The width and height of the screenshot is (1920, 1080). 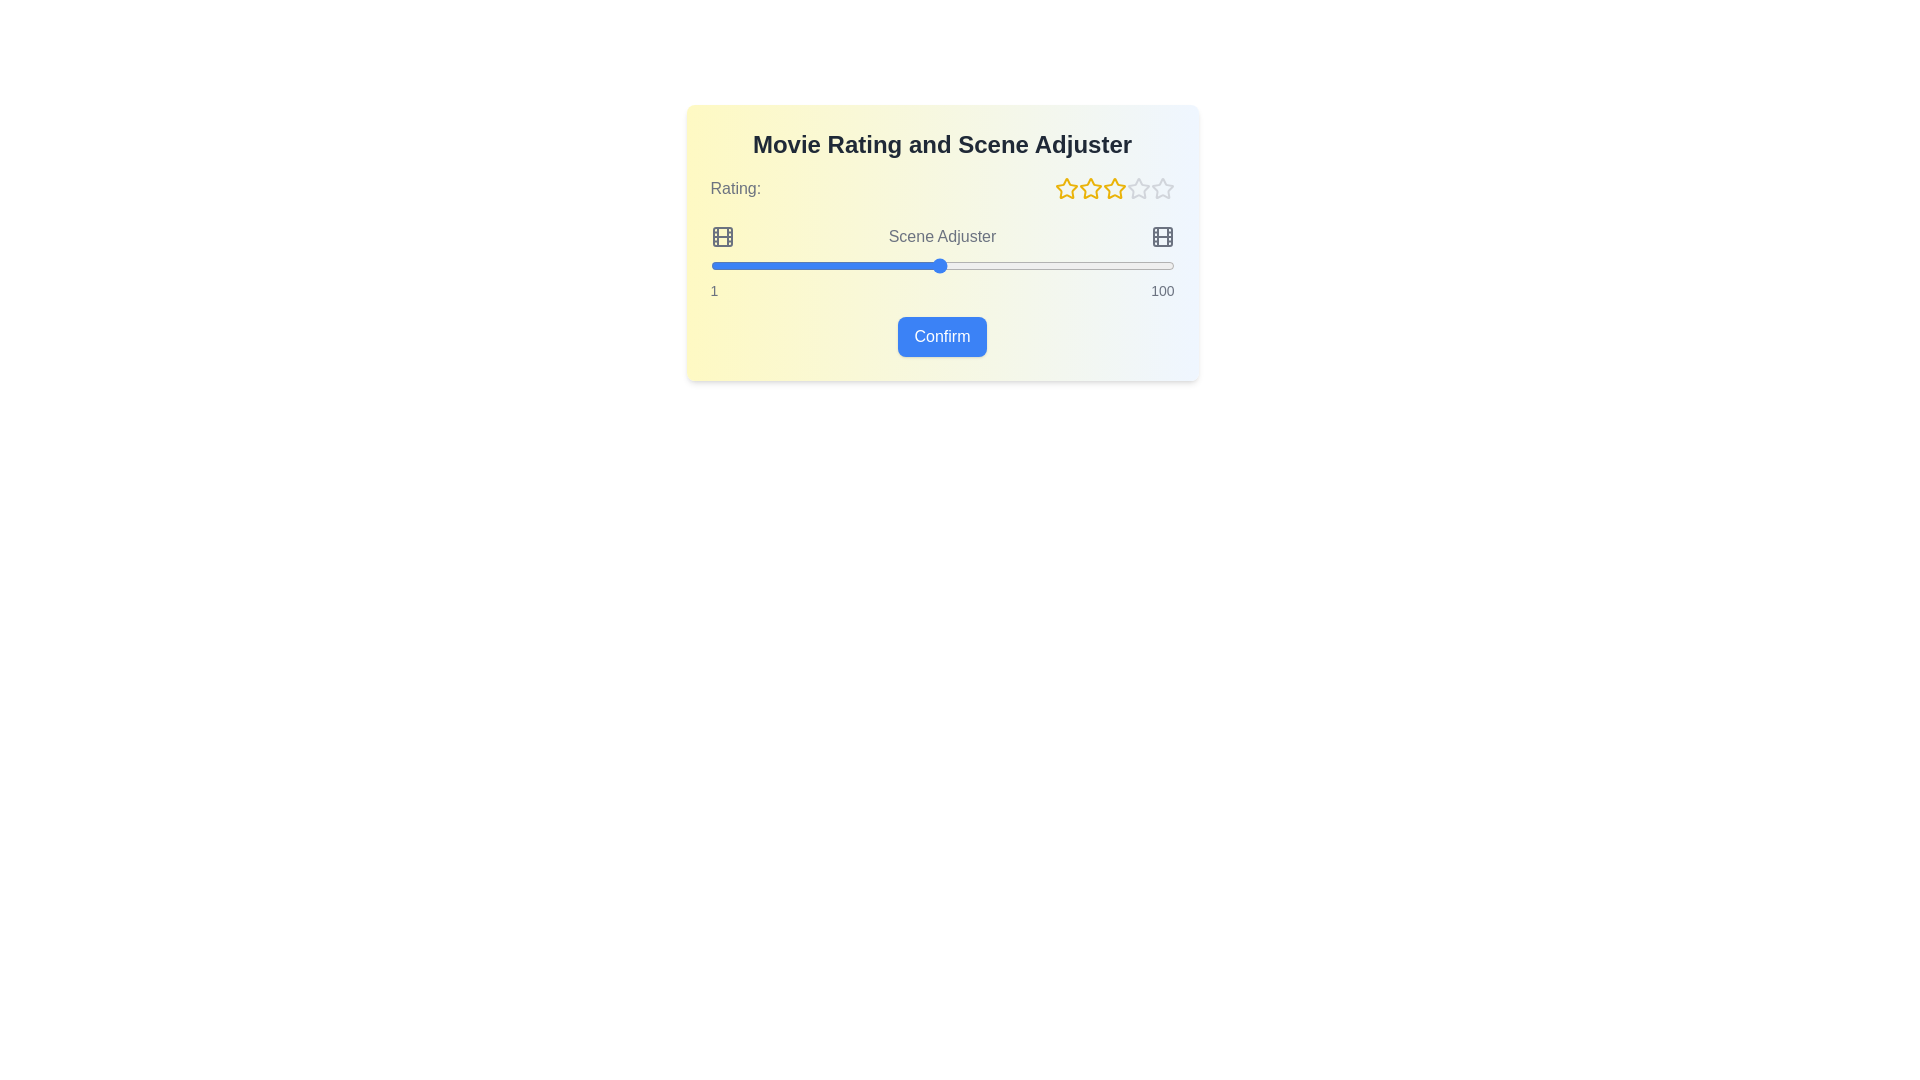 What do you see at coordinates (1005, 265) in the screenshot?
I see `the scene slider to 64` at bounding box center [1005, 265].